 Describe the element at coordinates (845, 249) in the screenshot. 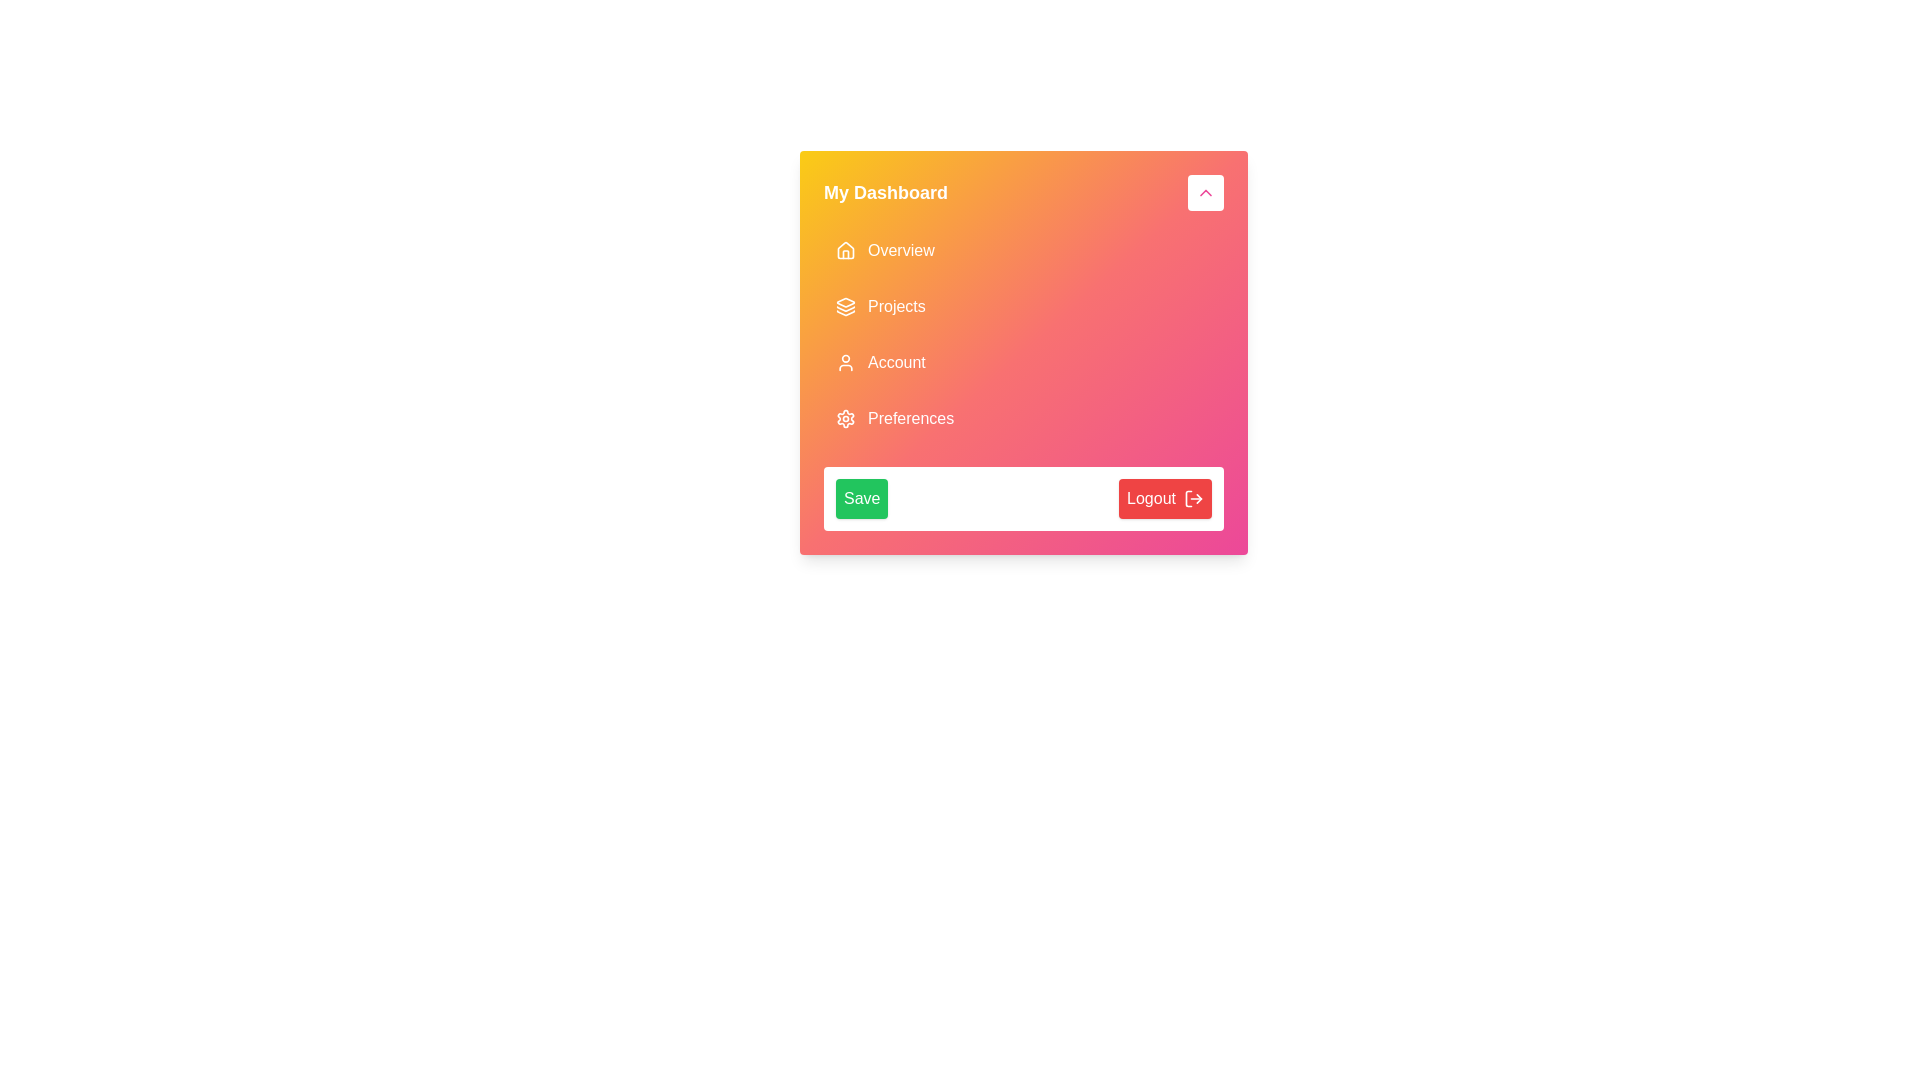

I see `the house-shaped icon located to the left of the 'Overview' button` at that location.